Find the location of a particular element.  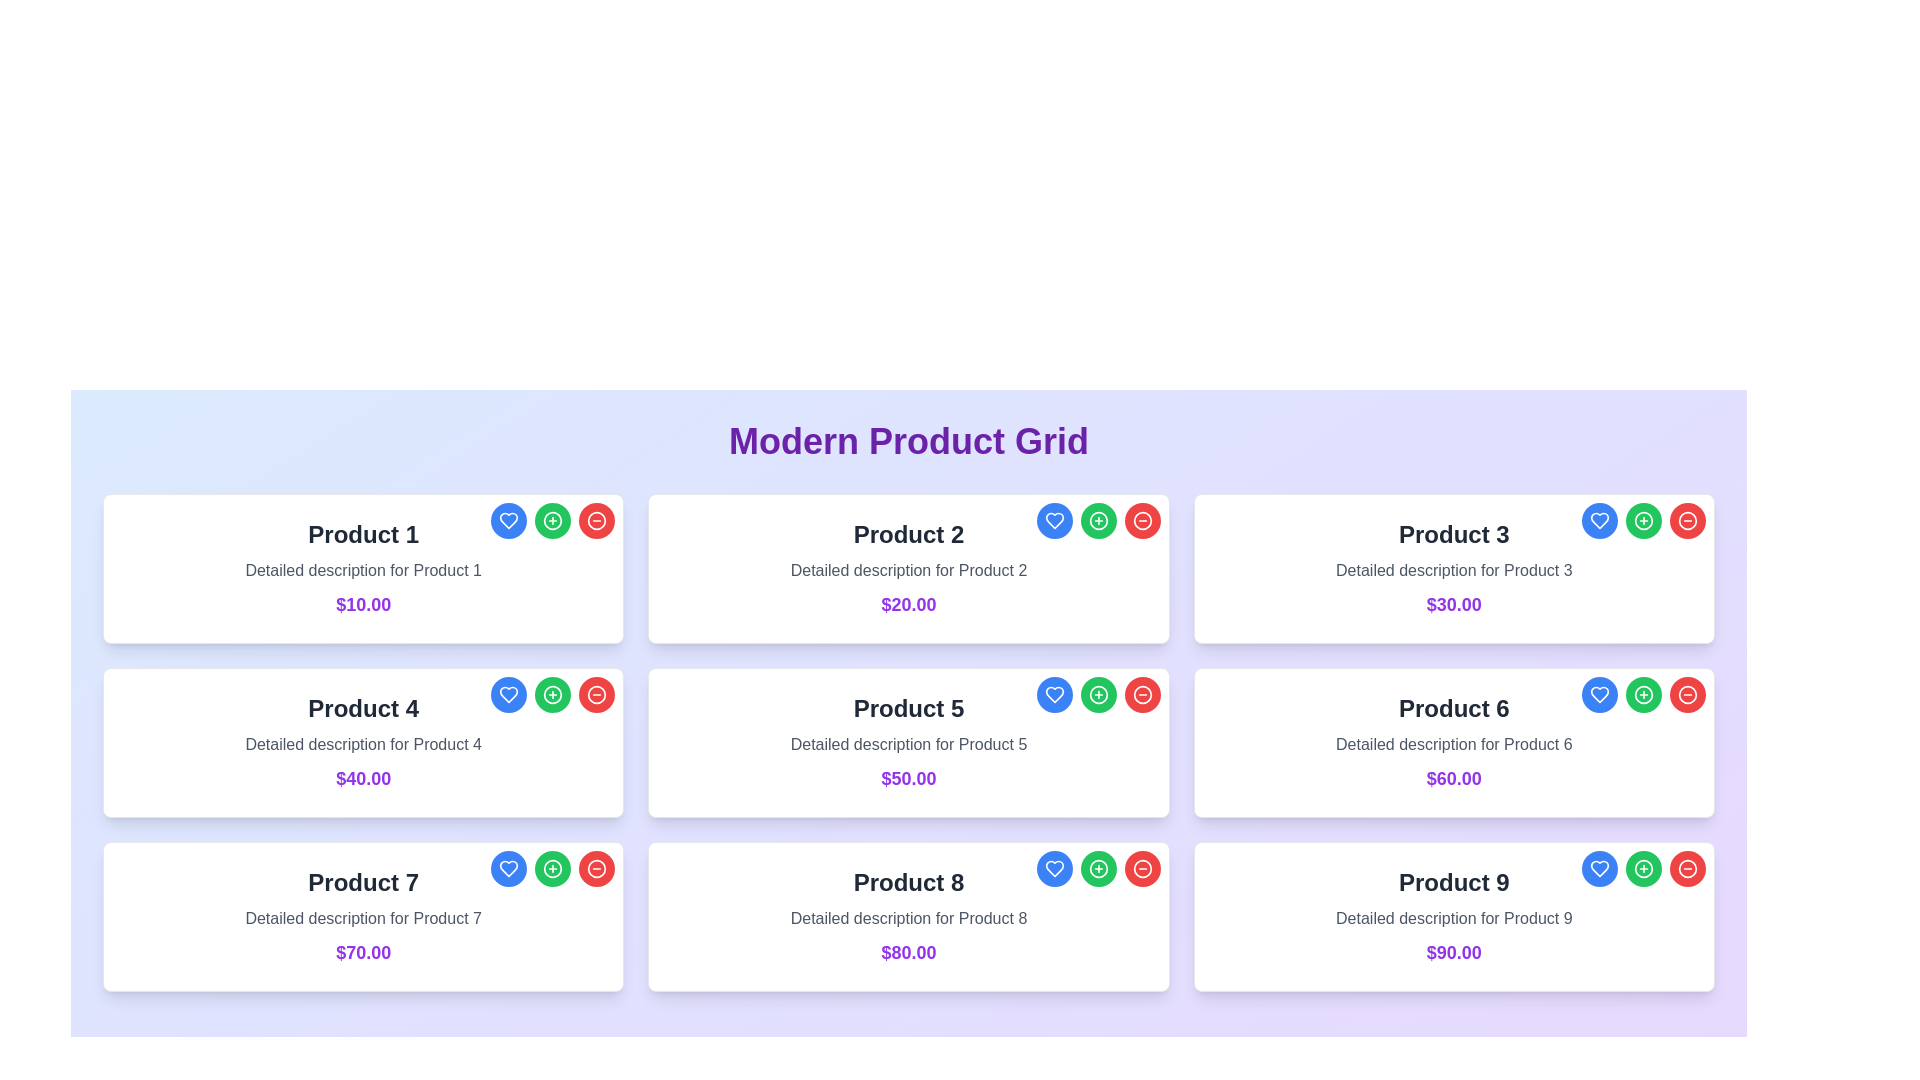

the blue circular button with a white heart icon located in the top-right corner of the card for 'Product 3' is located at coordinates (1597, 519).